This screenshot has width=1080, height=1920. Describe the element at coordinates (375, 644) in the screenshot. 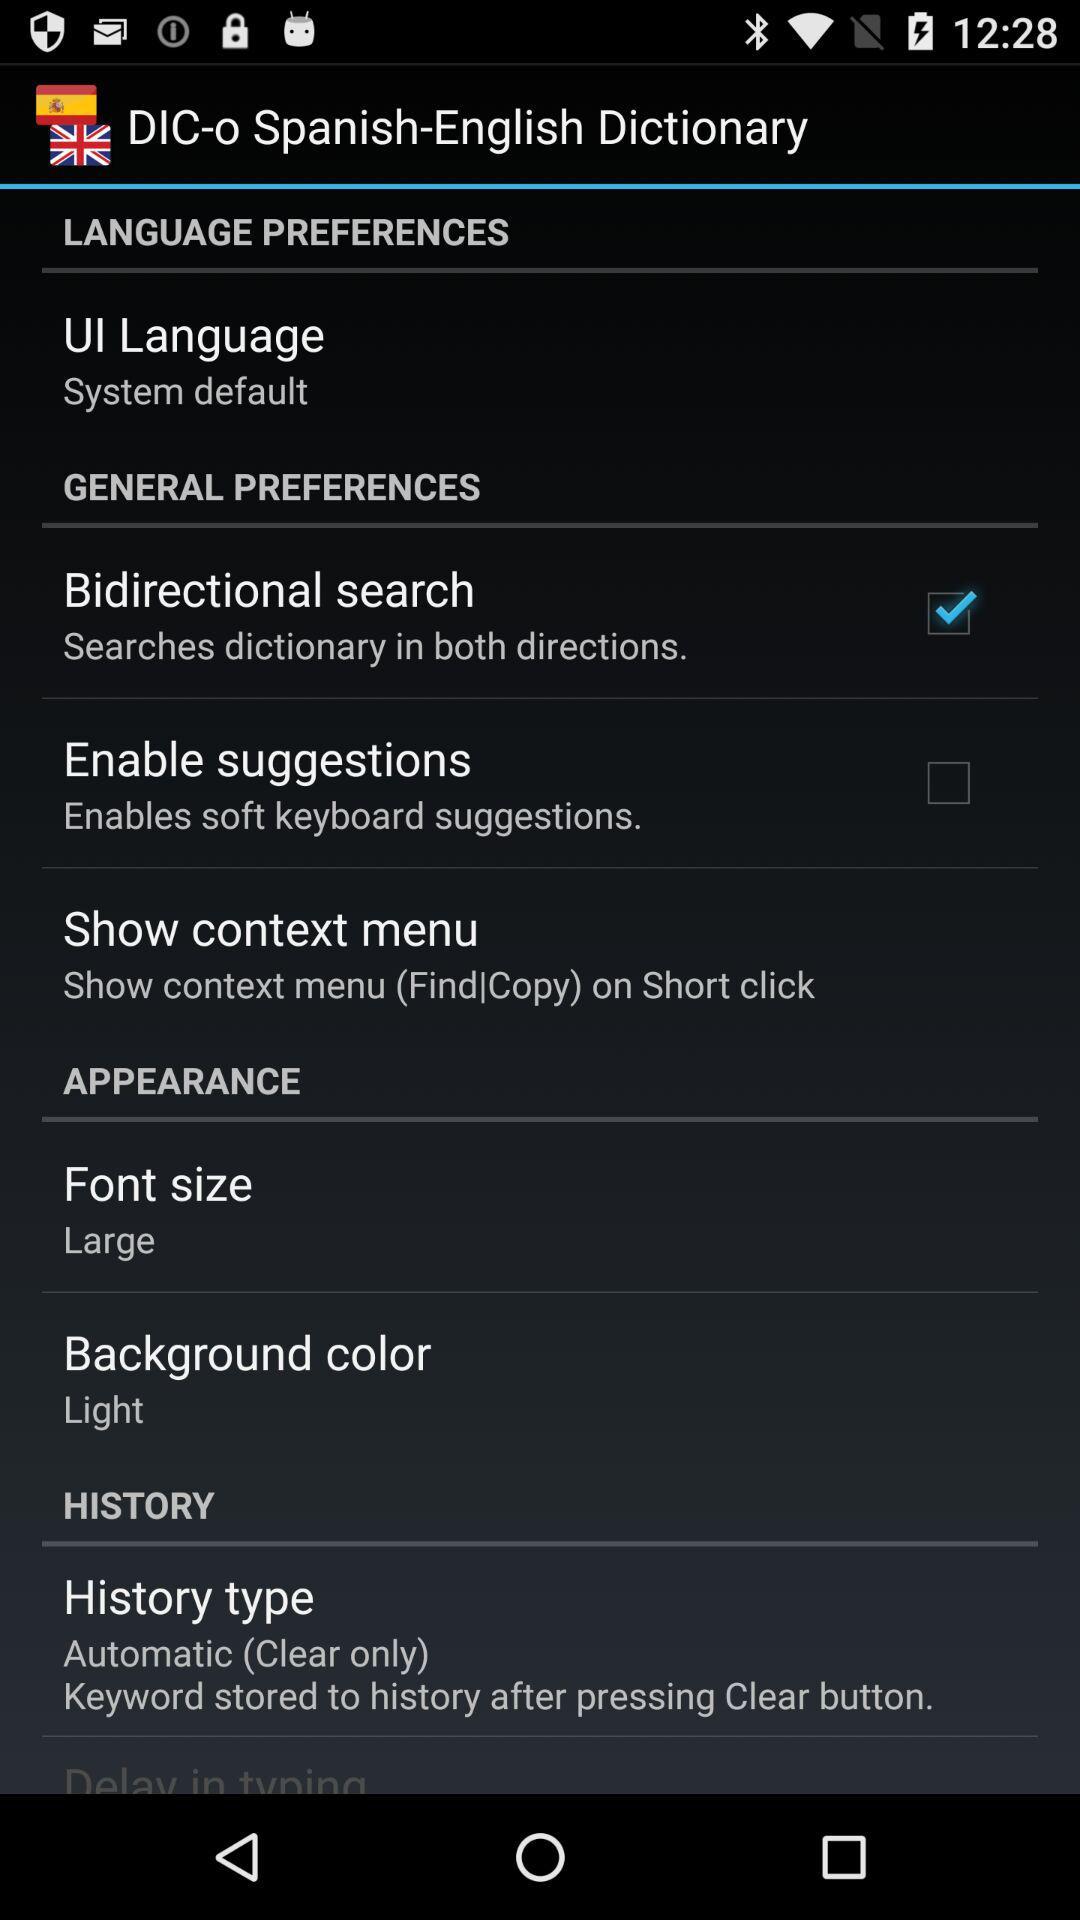

I see `icon above enable suggestions icon` at that location.